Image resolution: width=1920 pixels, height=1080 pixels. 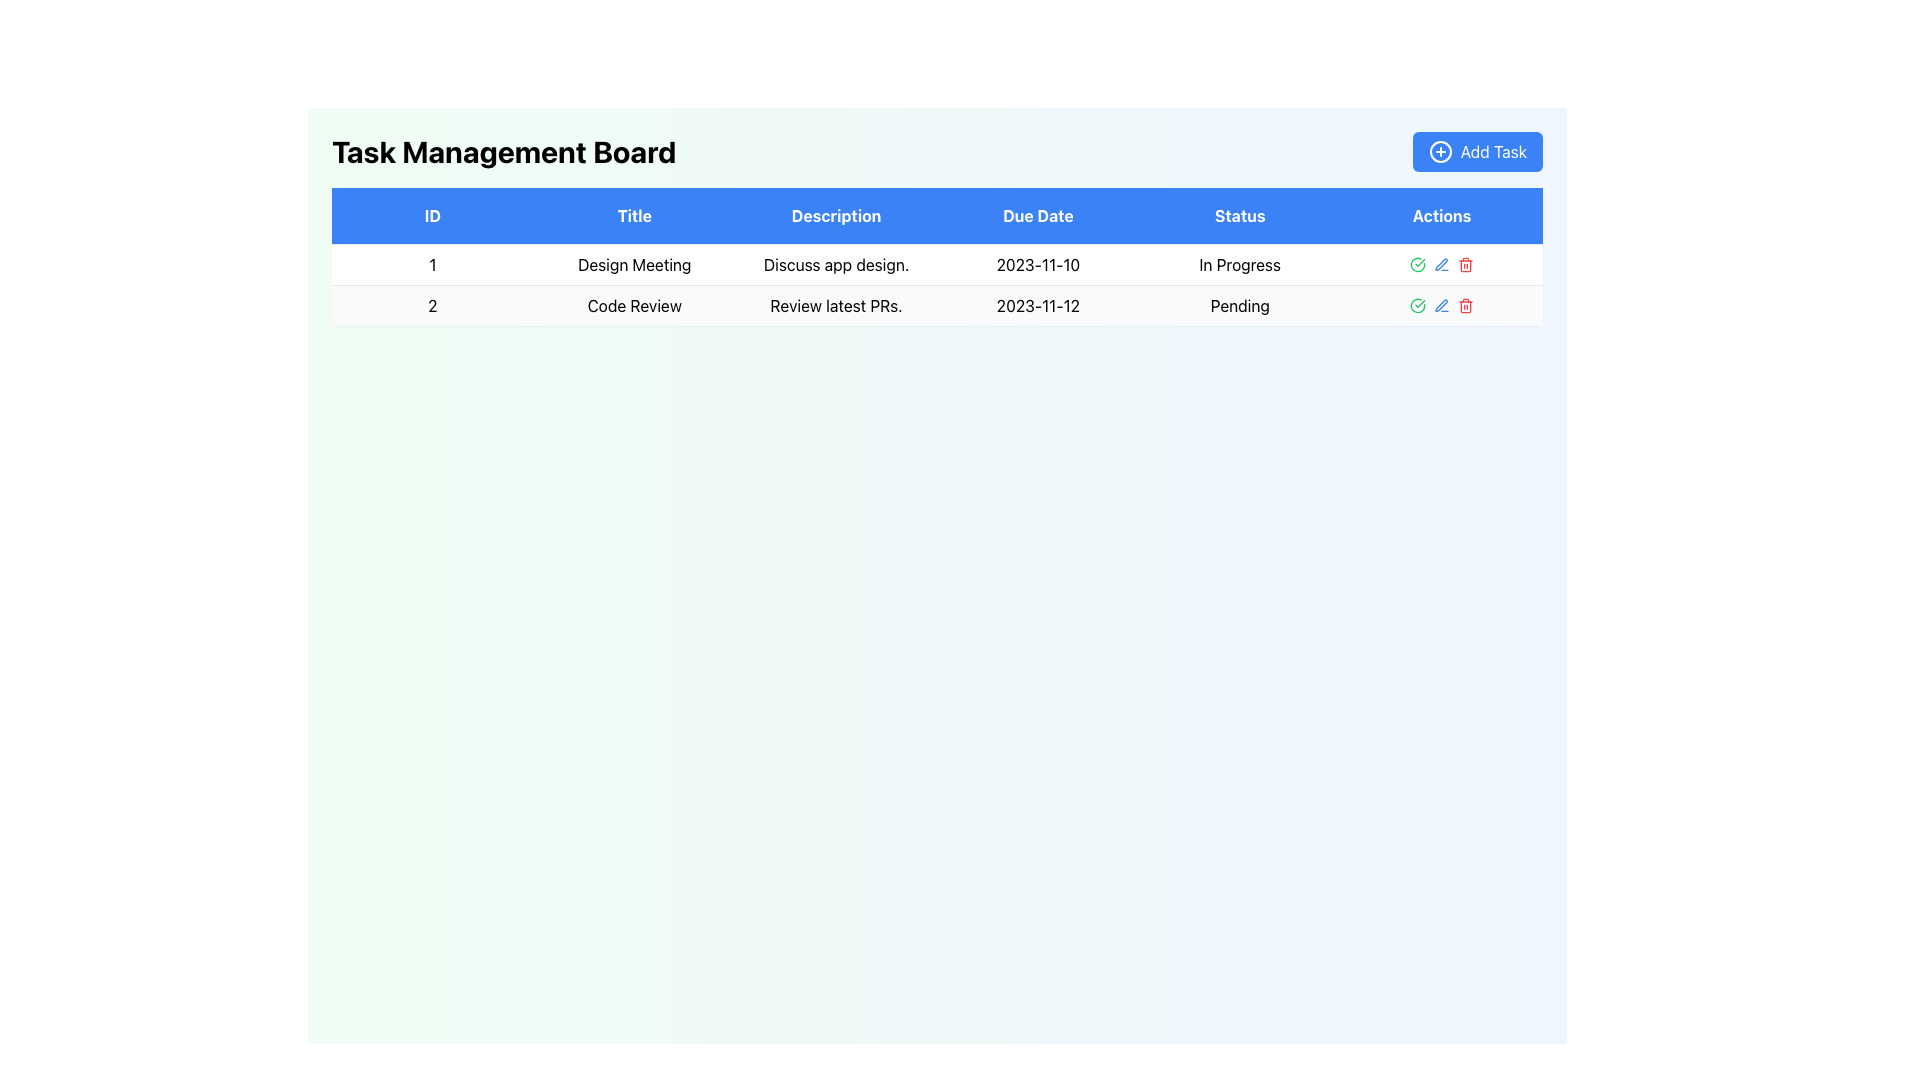 I want to click on the edit icon located in the 'Actions' column of the second row in the table, so click(x=1441, y=263).